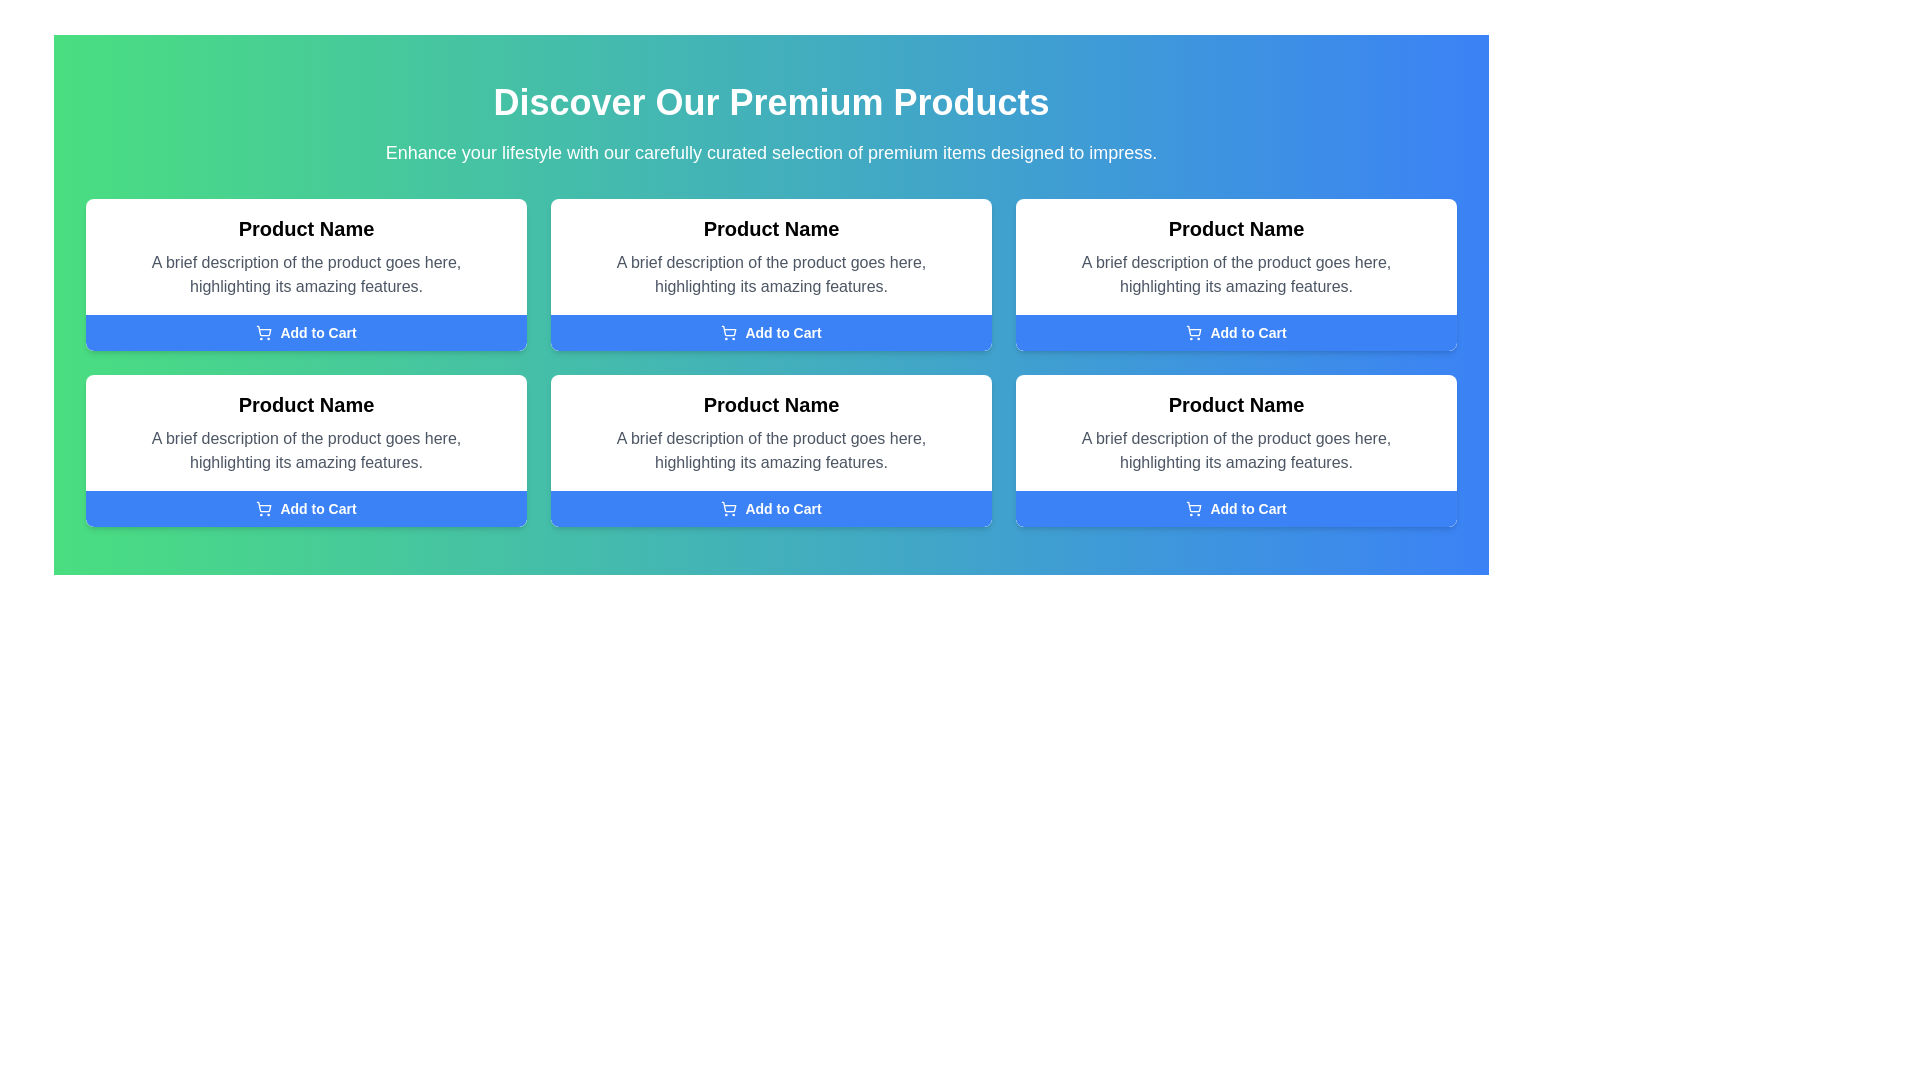 Image resolution: width=1920 pixels, height=1080 pixels. What do you see at coordinates (263, 508) in the screenshot?
I see `the small, circular shopping cart icon located inside the 'Add to Cart' button at the bottom section of the product card, which is on the left side of the button, preceding the text label` at bounding box center [263, 508].